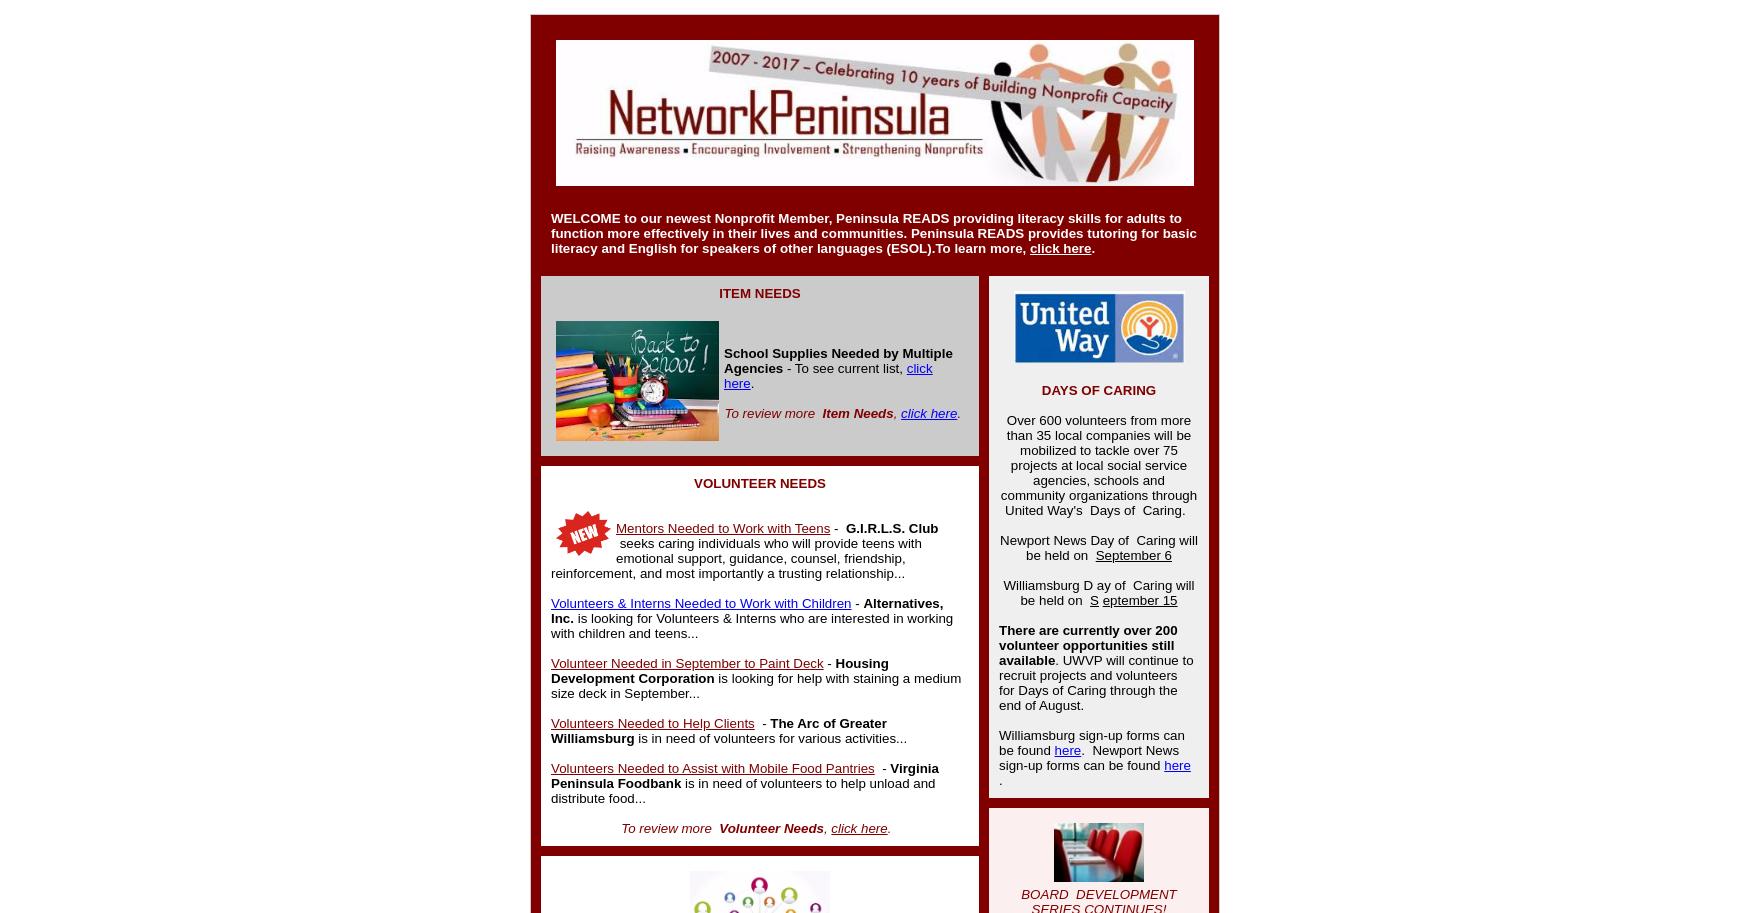  Describe the element at coordinates (1104, 510) in the screenshot. I see `'Days'` at that location.